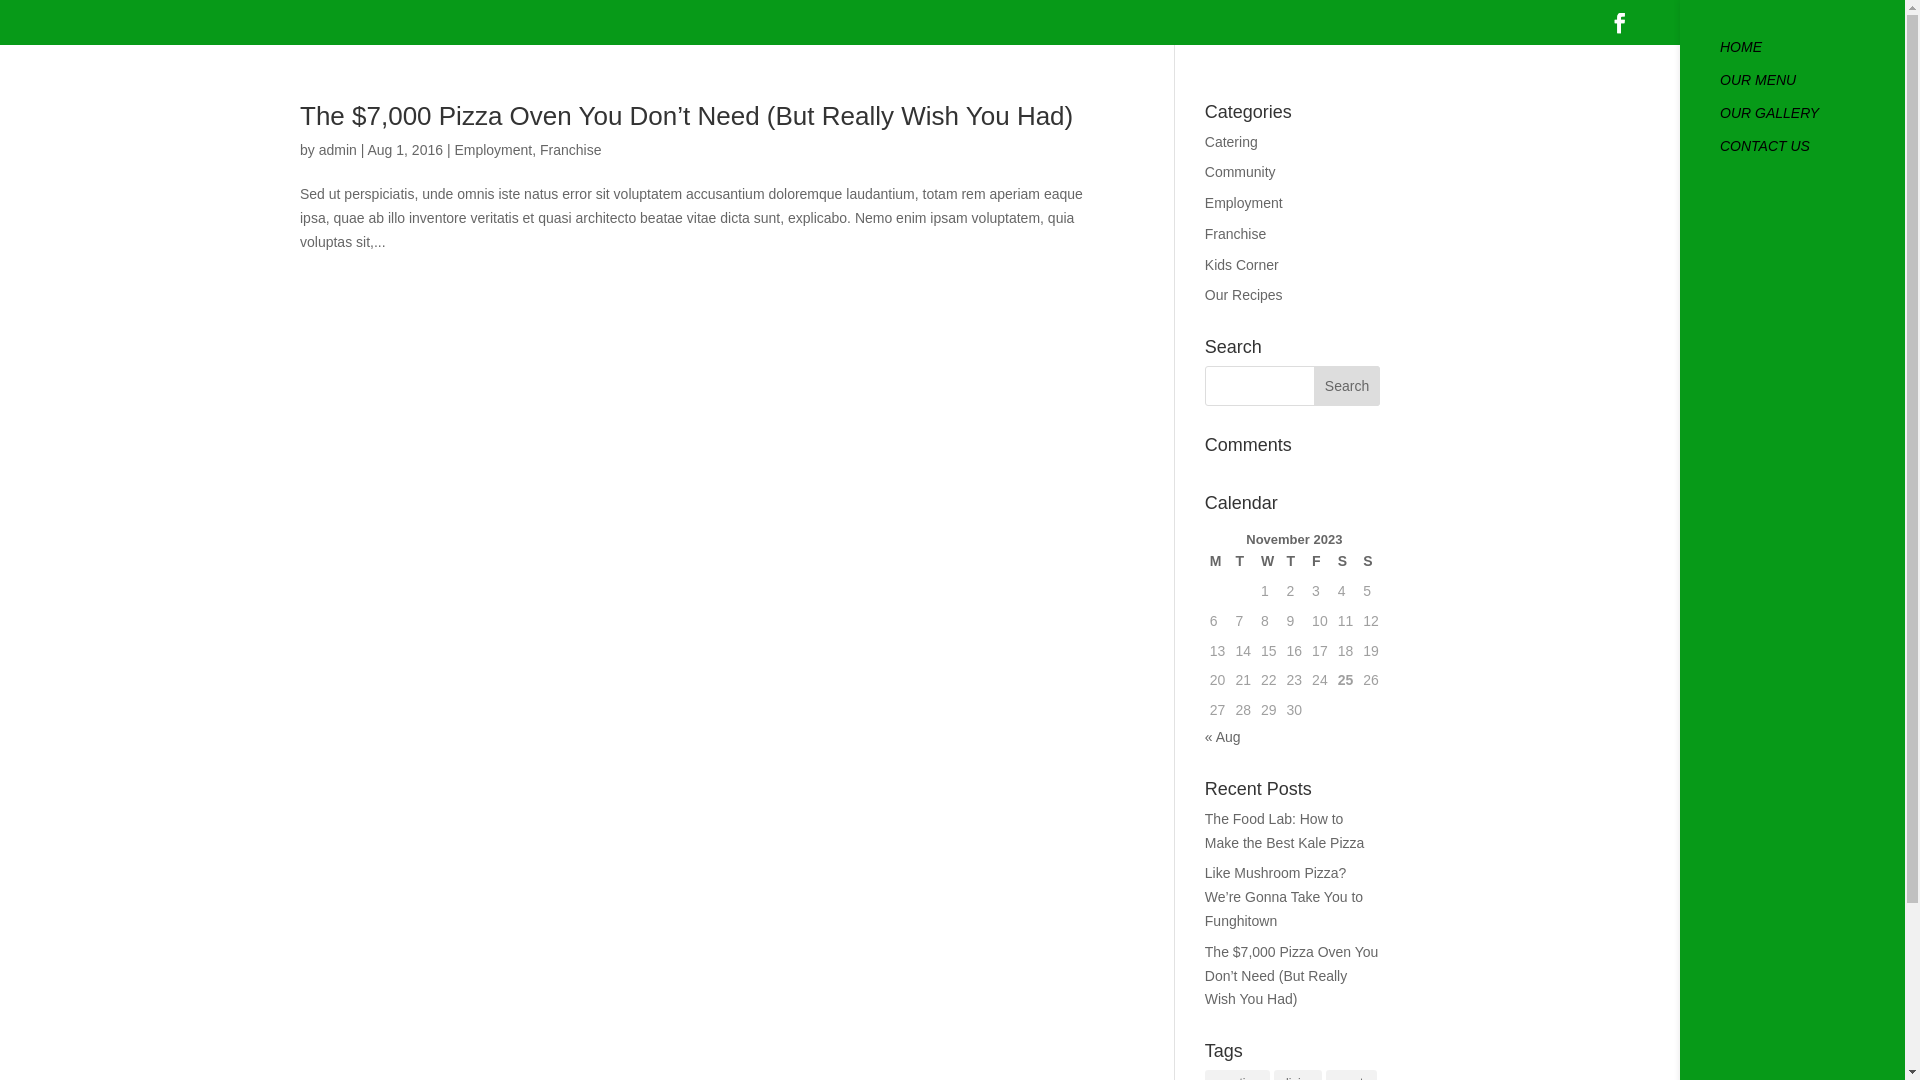 The image size is (1920, 1080). I want to click on 'Catering', so click(1203, 141).